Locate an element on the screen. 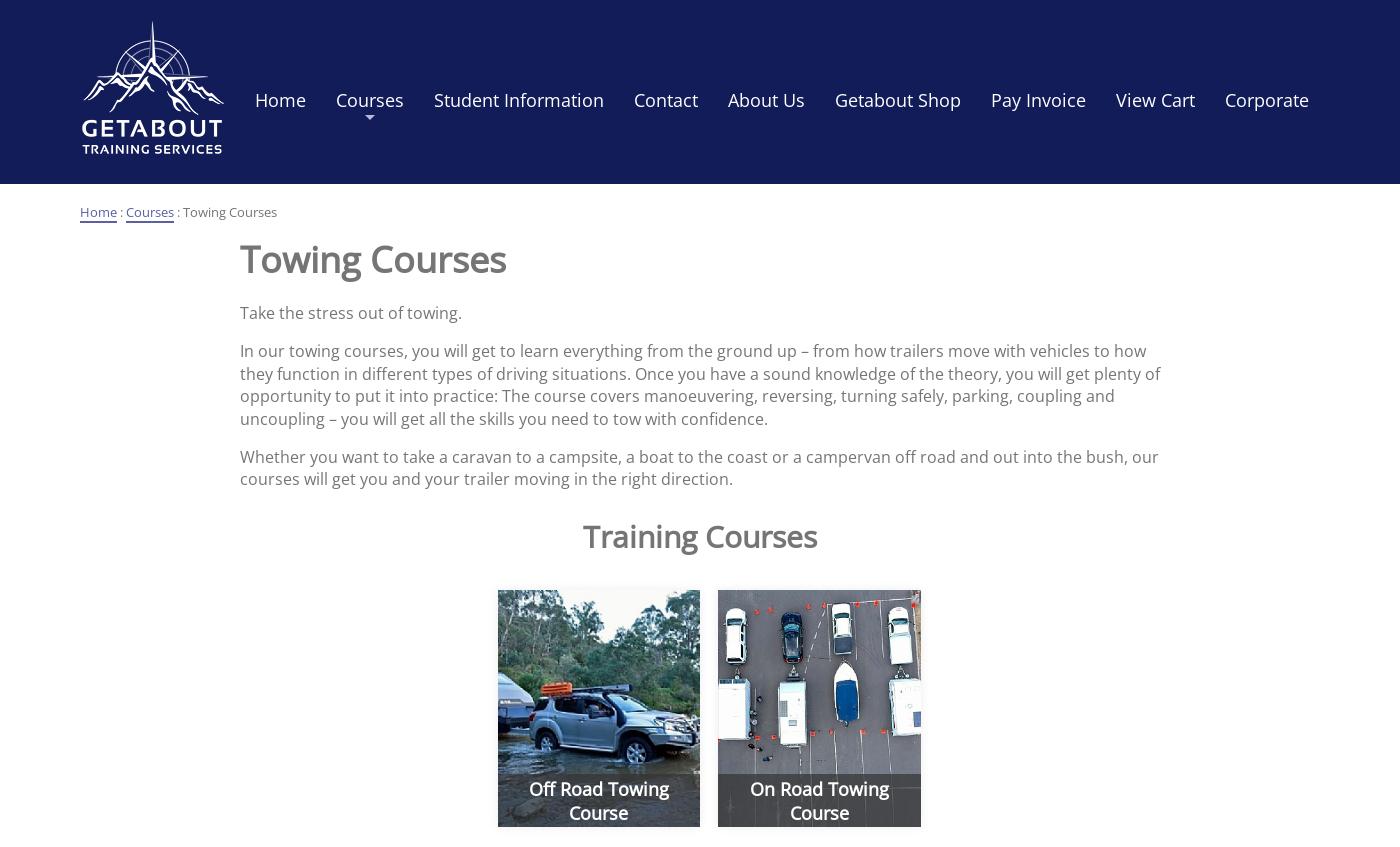 This screenshot has height=847, width=1400. 'Take the stress out of towing.' is located at coordinates (350, 312).